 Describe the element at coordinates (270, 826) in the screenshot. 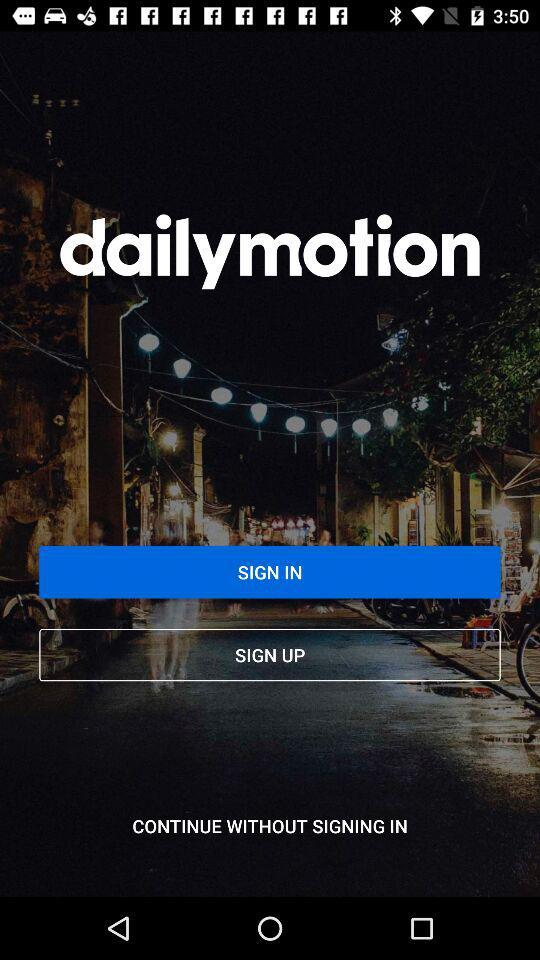

I see `continue without signing icon` at that location.